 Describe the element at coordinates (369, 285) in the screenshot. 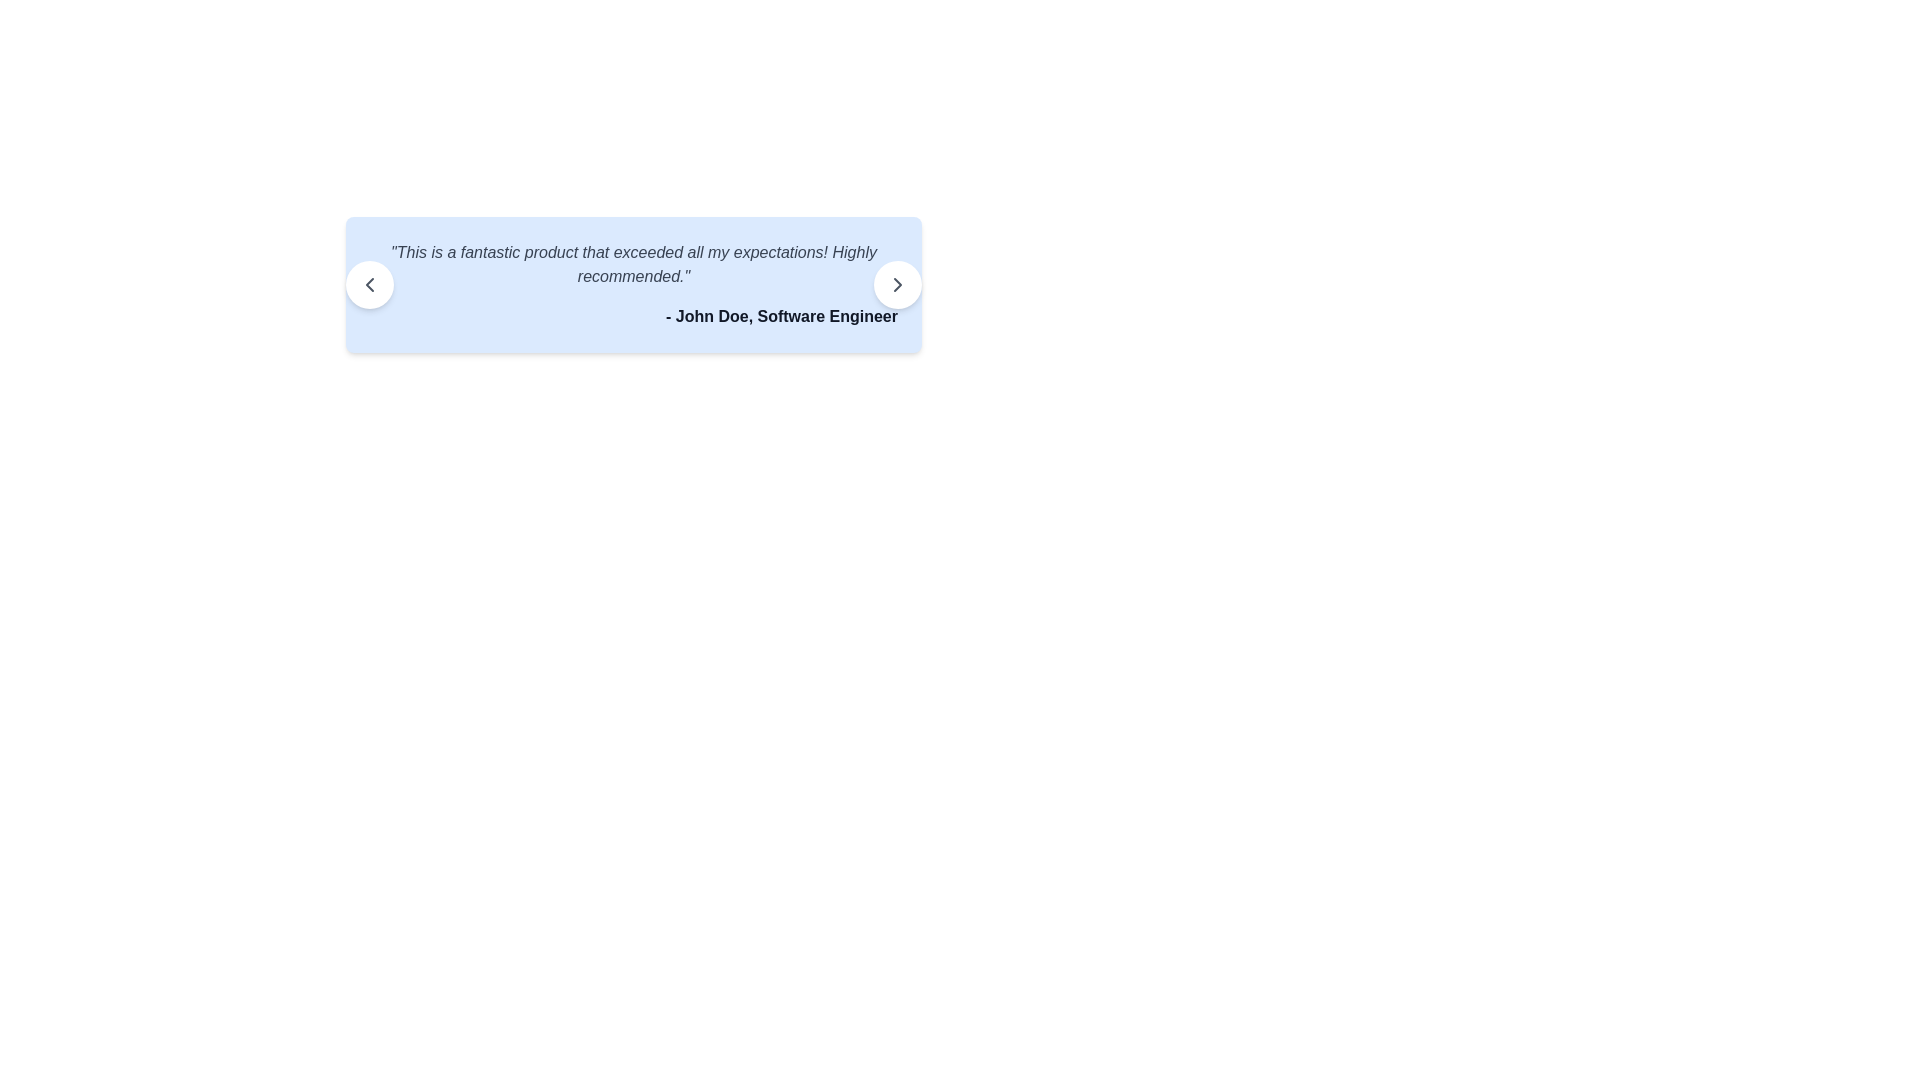

I see `the left-pointing chevron icon styled in dark gray within a circular white button, located at the left side of a review card` at that location.